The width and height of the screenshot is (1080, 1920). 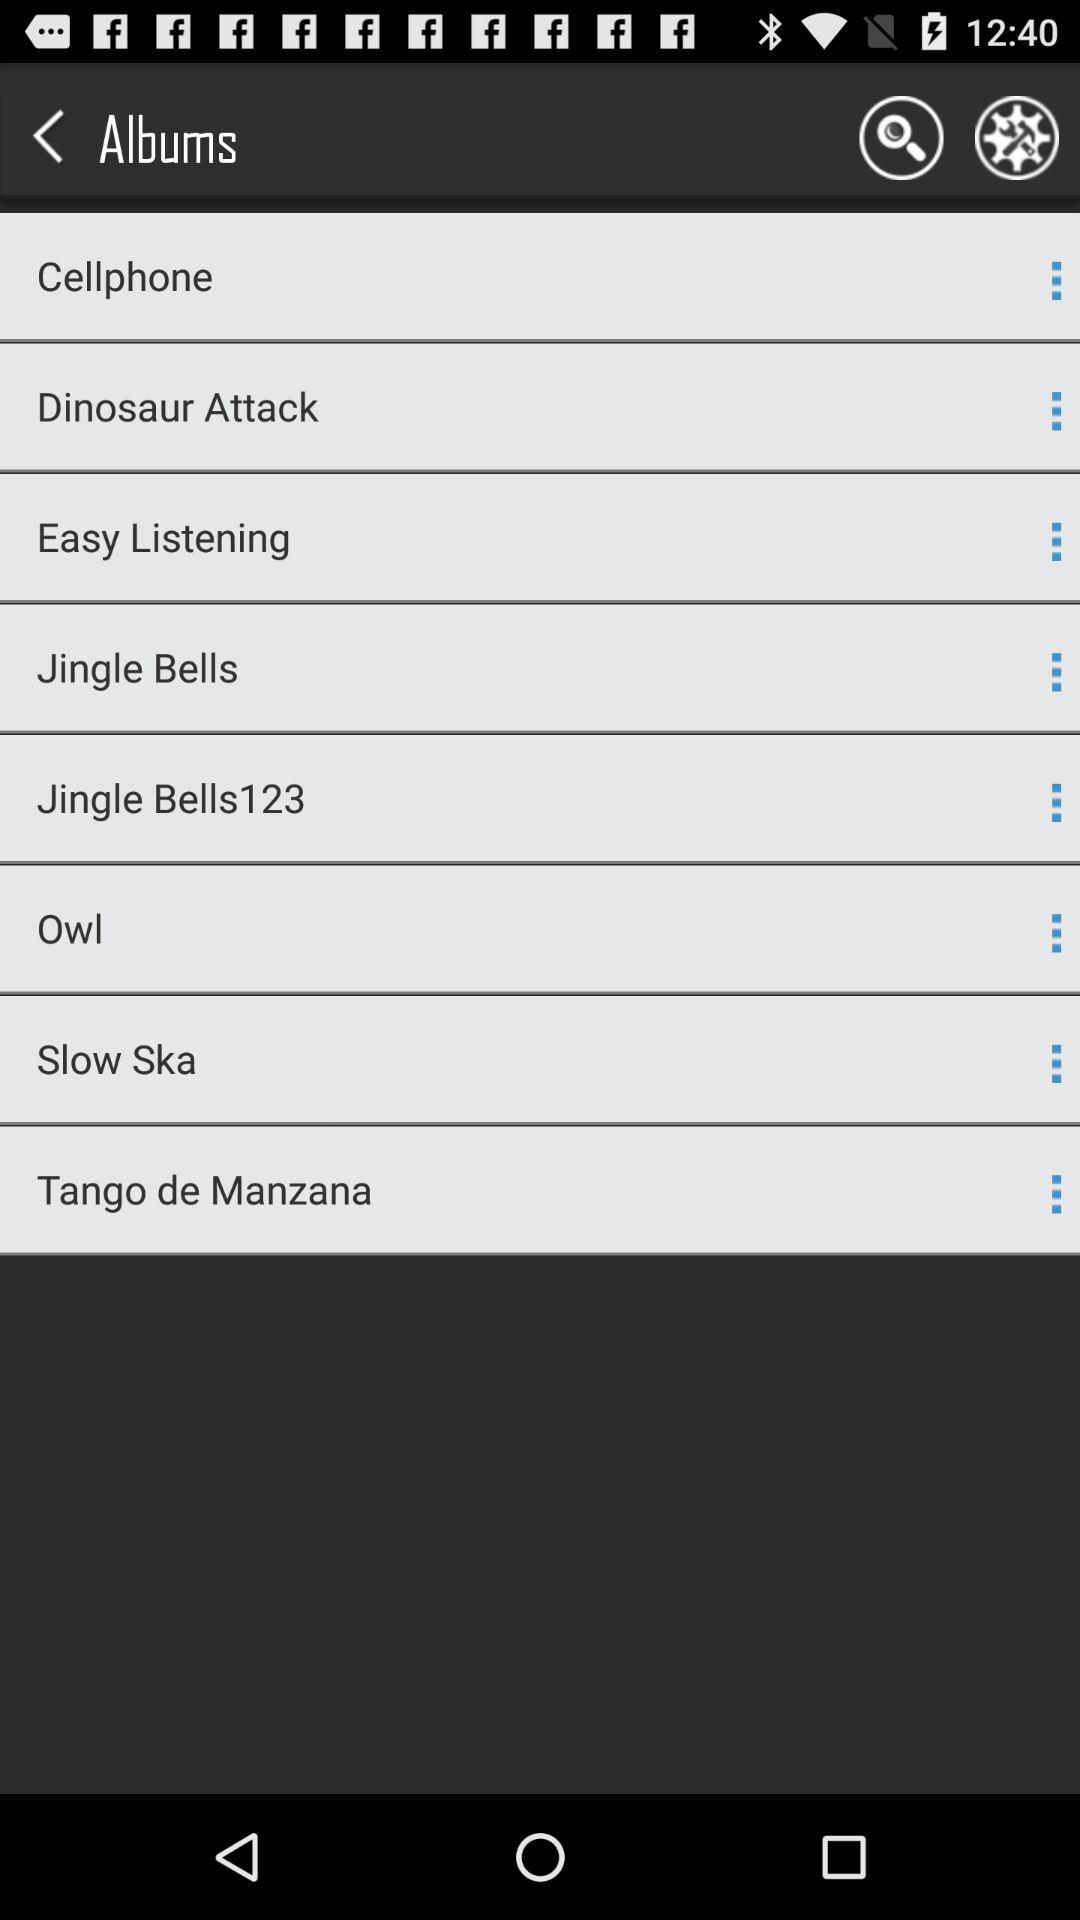 What do you see at coordinates (540, 340) in the screenshot?
I see `the app above the dinosaur attack item` at bounding box center [540, 340].